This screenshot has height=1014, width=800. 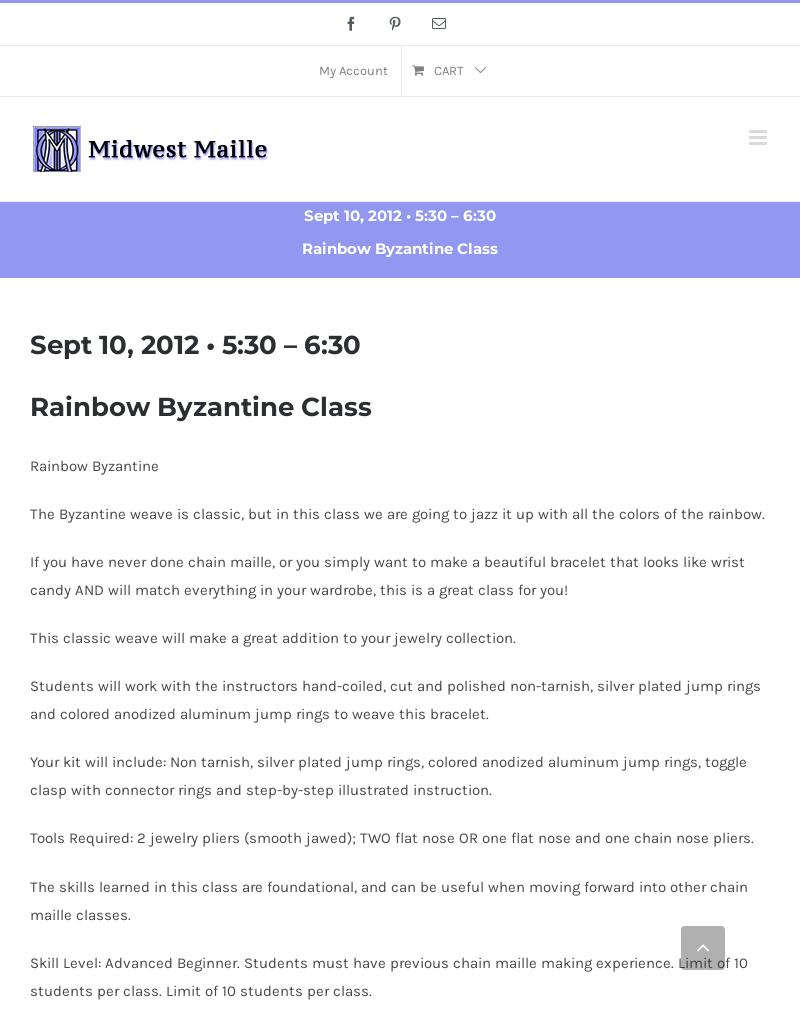 I want to click on 'If you have never done chain maille, or you simply want to make a beautiful bracelet that looks like wrist candy AND will match everything in your wardrobe, this is a great class for you!', so click(x=386, y=574).